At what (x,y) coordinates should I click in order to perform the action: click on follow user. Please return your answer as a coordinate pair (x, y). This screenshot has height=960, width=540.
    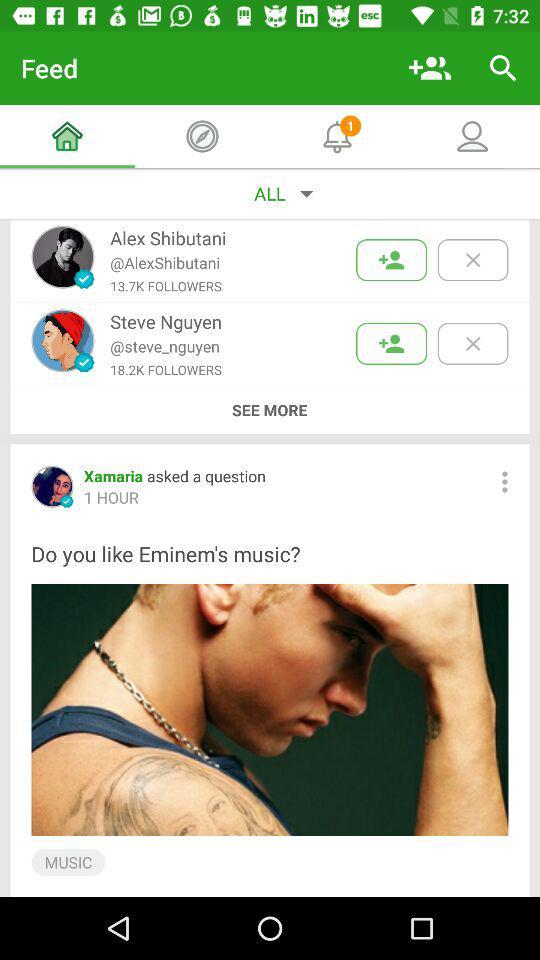
    Looking at the image, I should click on (391, 259).